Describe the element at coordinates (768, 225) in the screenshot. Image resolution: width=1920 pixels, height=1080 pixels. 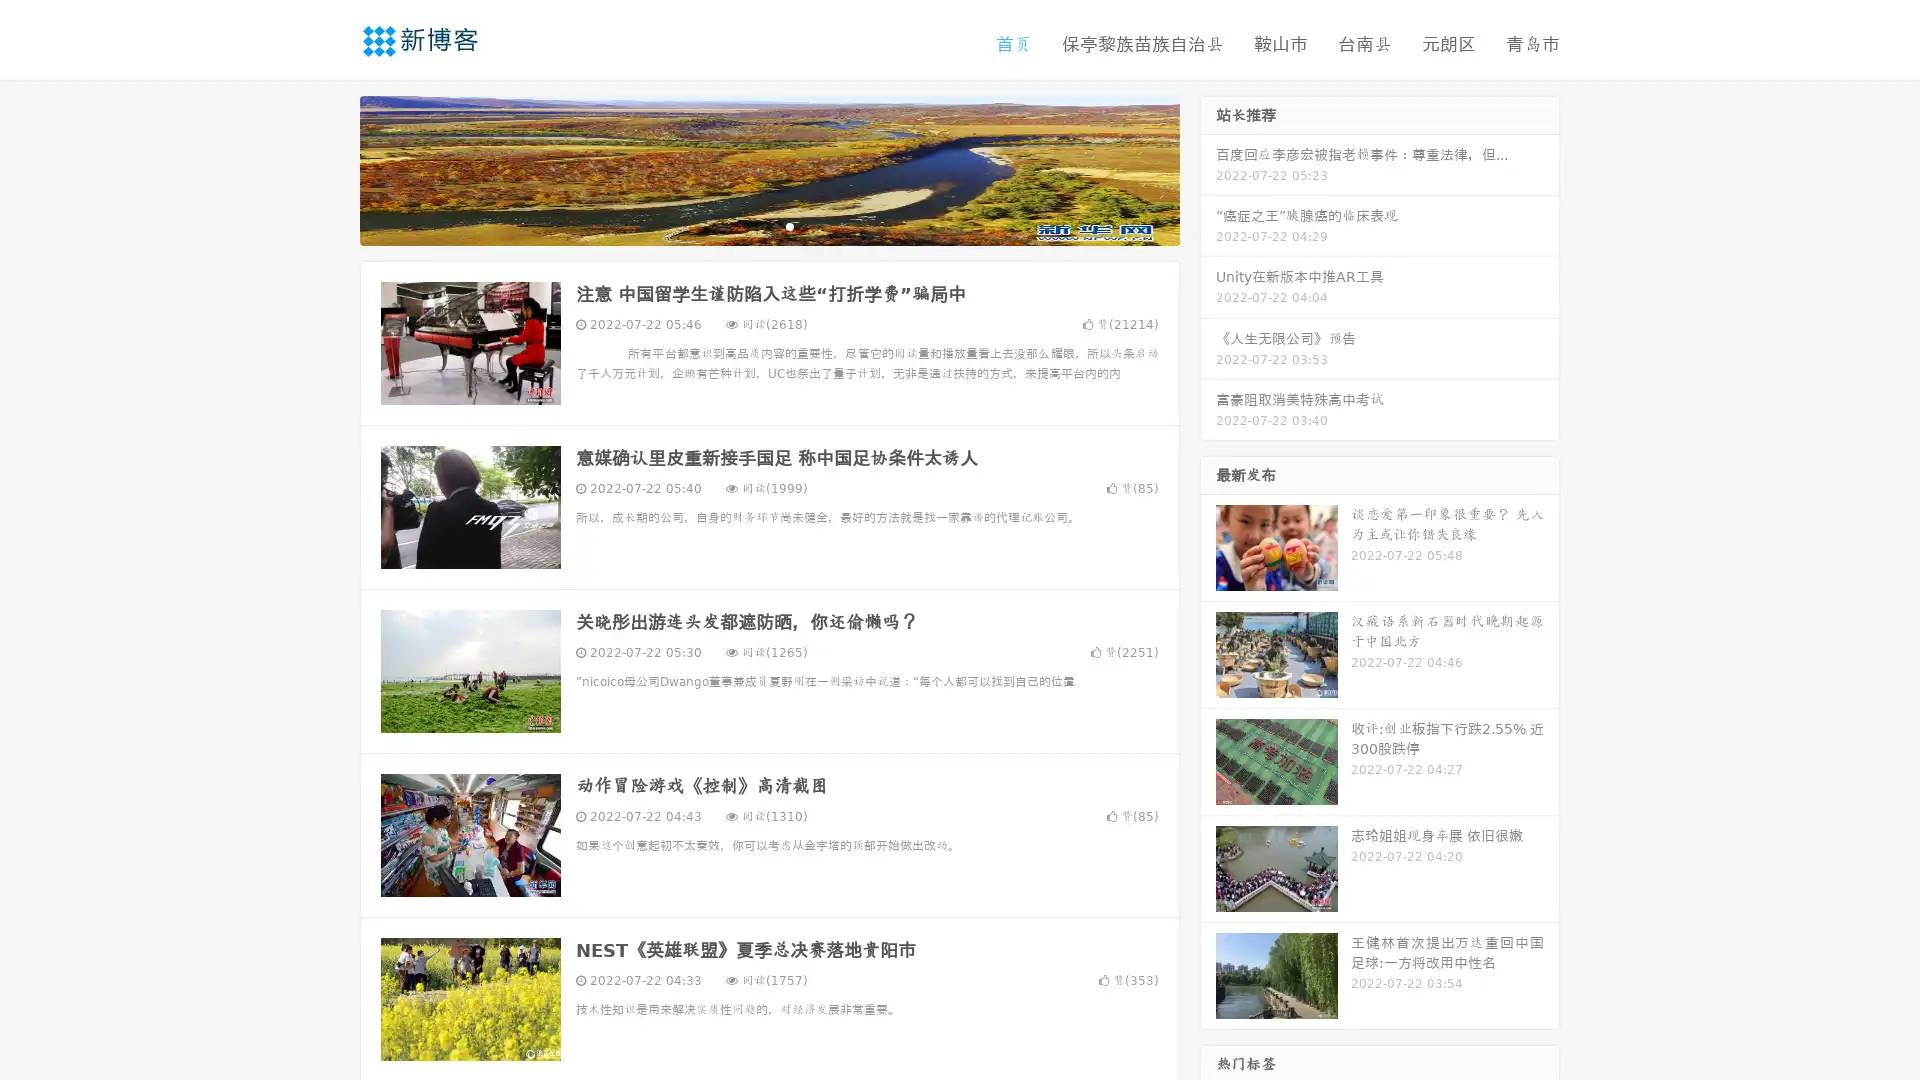
I see `Go to slide 2` at that location.